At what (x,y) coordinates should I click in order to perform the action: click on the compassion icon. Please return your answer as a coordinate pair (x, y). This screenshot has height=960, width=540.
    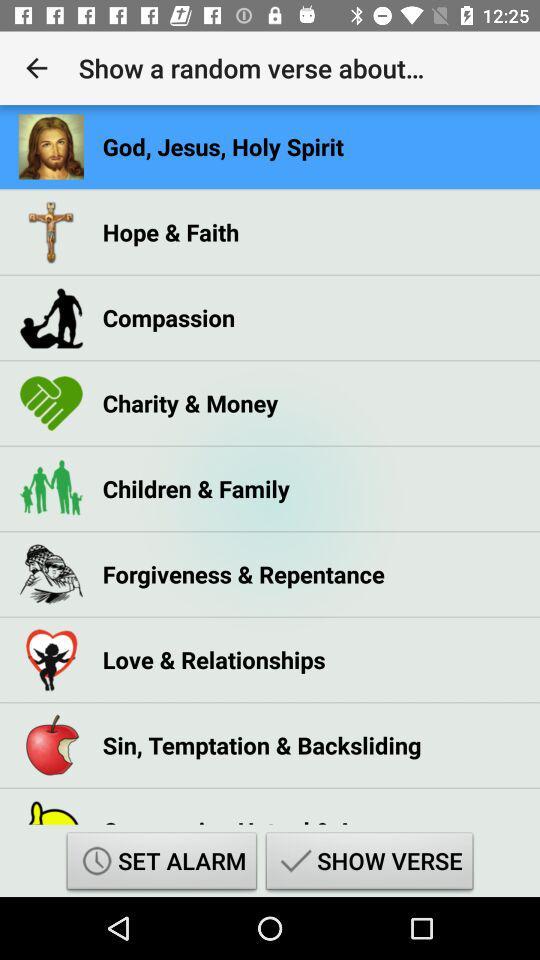
    Looking at the image, I should click on (167, 317).